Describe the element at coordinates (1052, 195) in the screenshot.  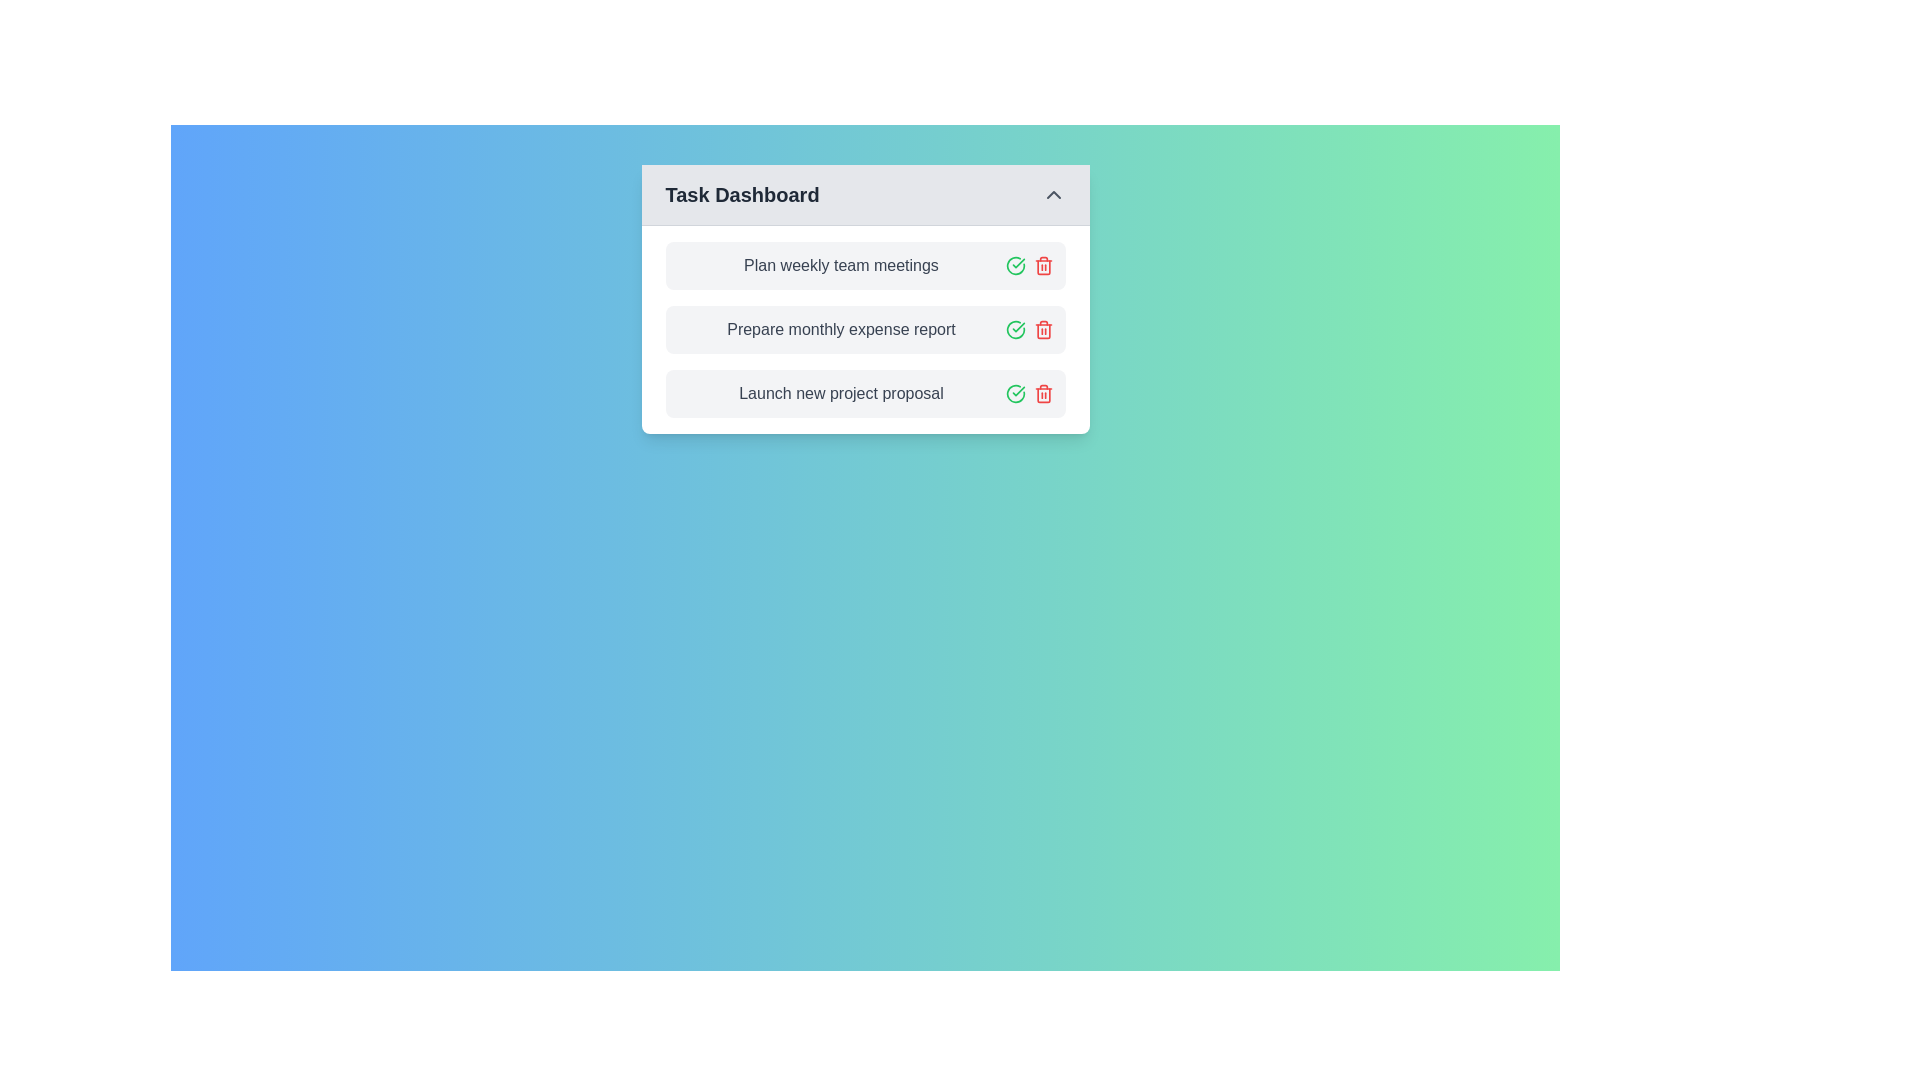
I see `the upward-facing chevron icon adjacent to the 'Task Dashboard' text in the top-right corner of the panel` at that location.